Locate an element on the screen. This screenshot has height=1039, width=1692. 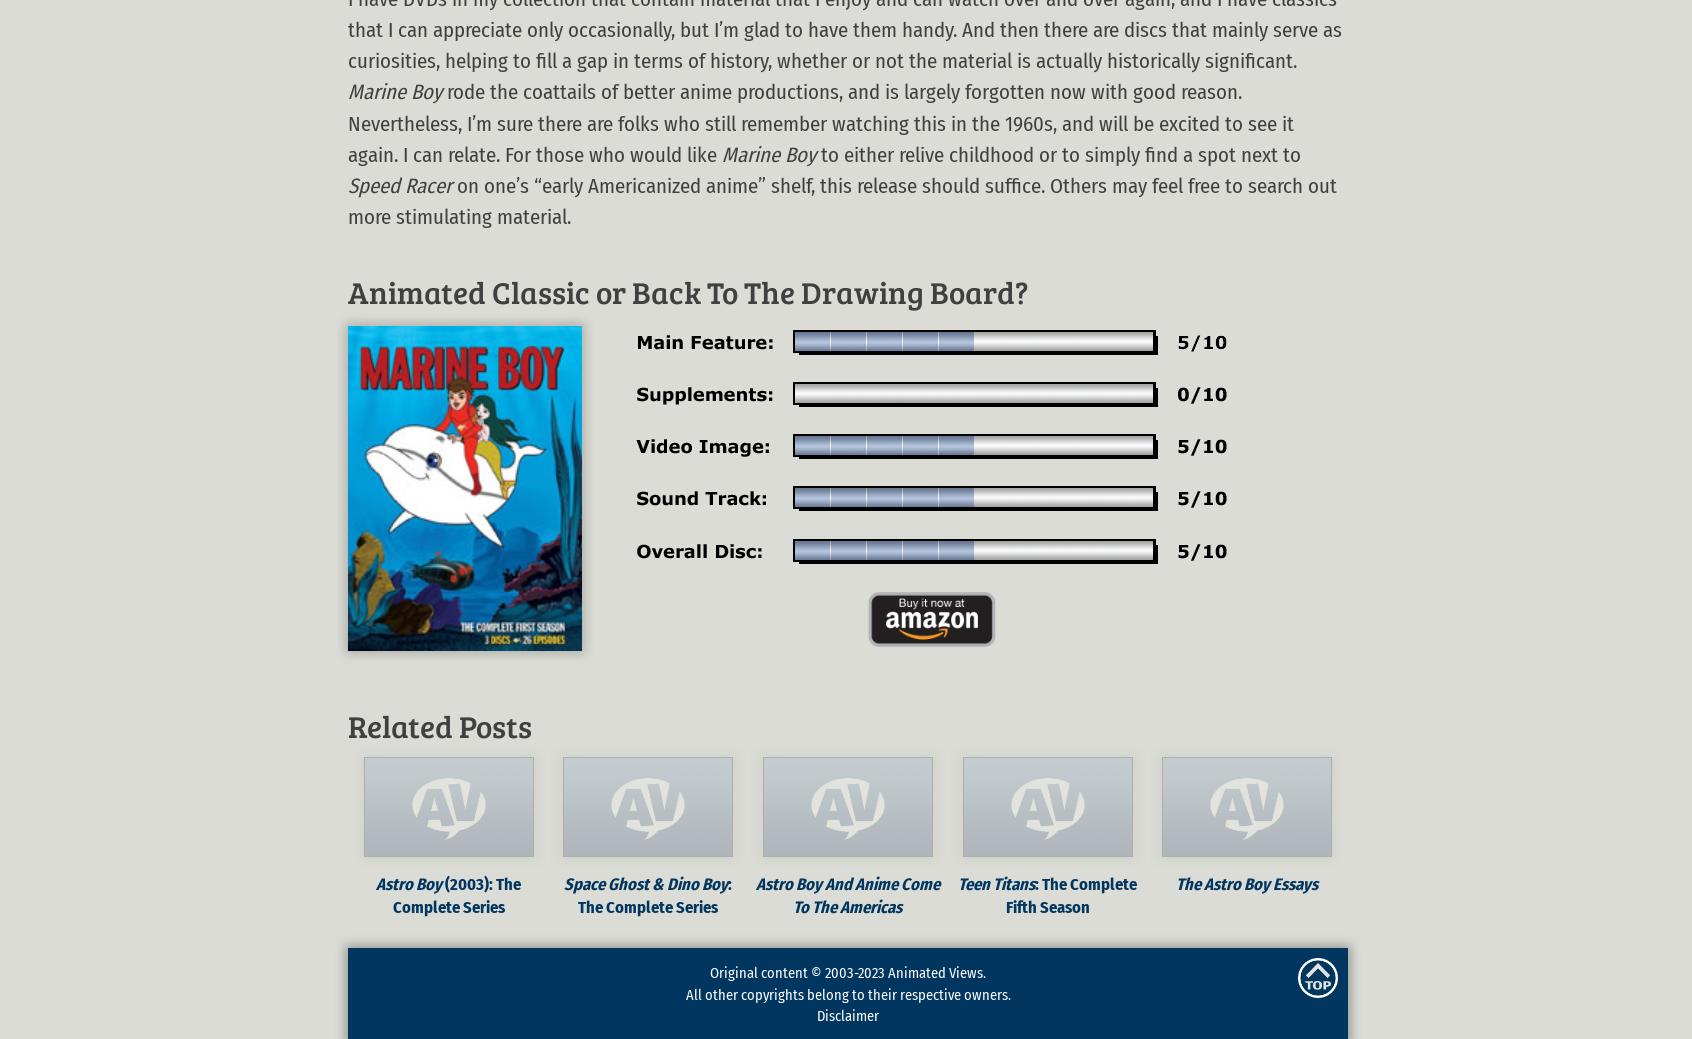
'Disclaimer' is located at coordinates (847, 1016).